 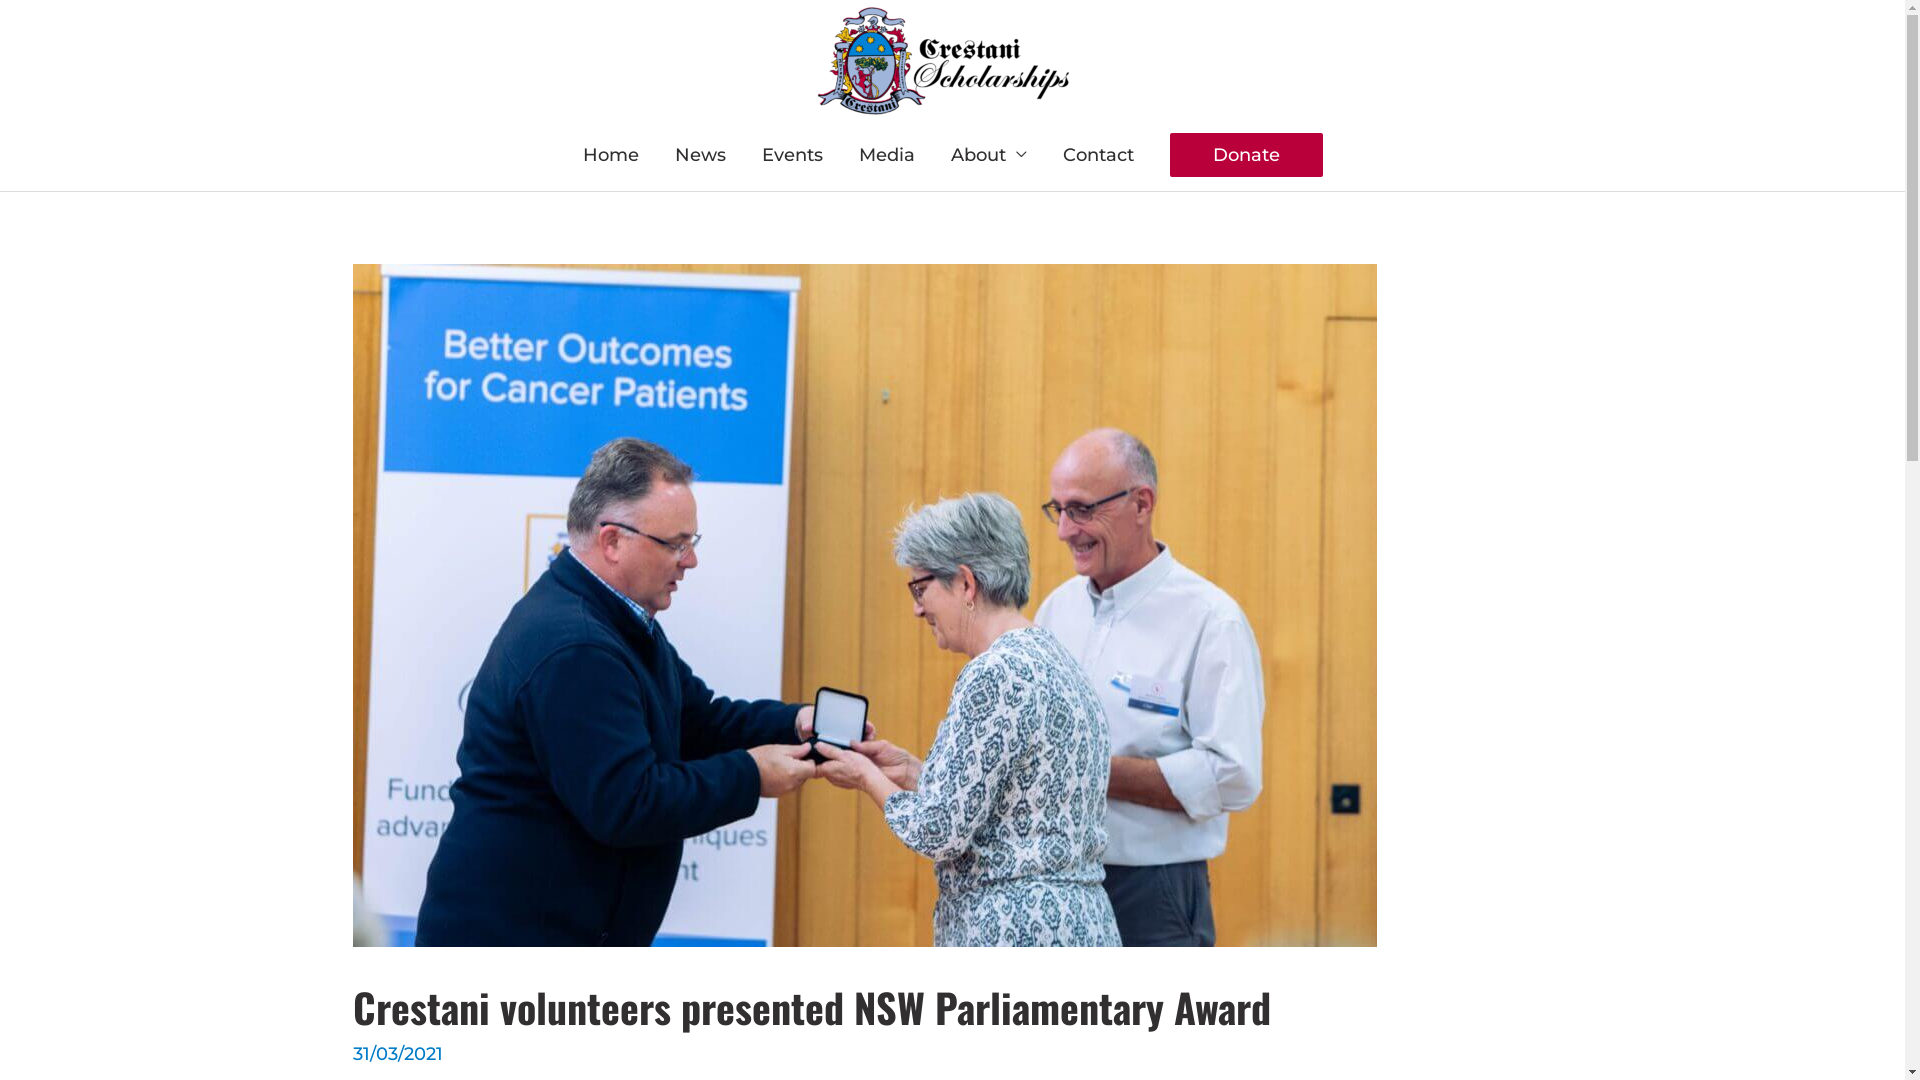 What do you see at coordinates (1096, 153) in the screenshot?
I see `'Contact'` at bounding box center [1096, 153].